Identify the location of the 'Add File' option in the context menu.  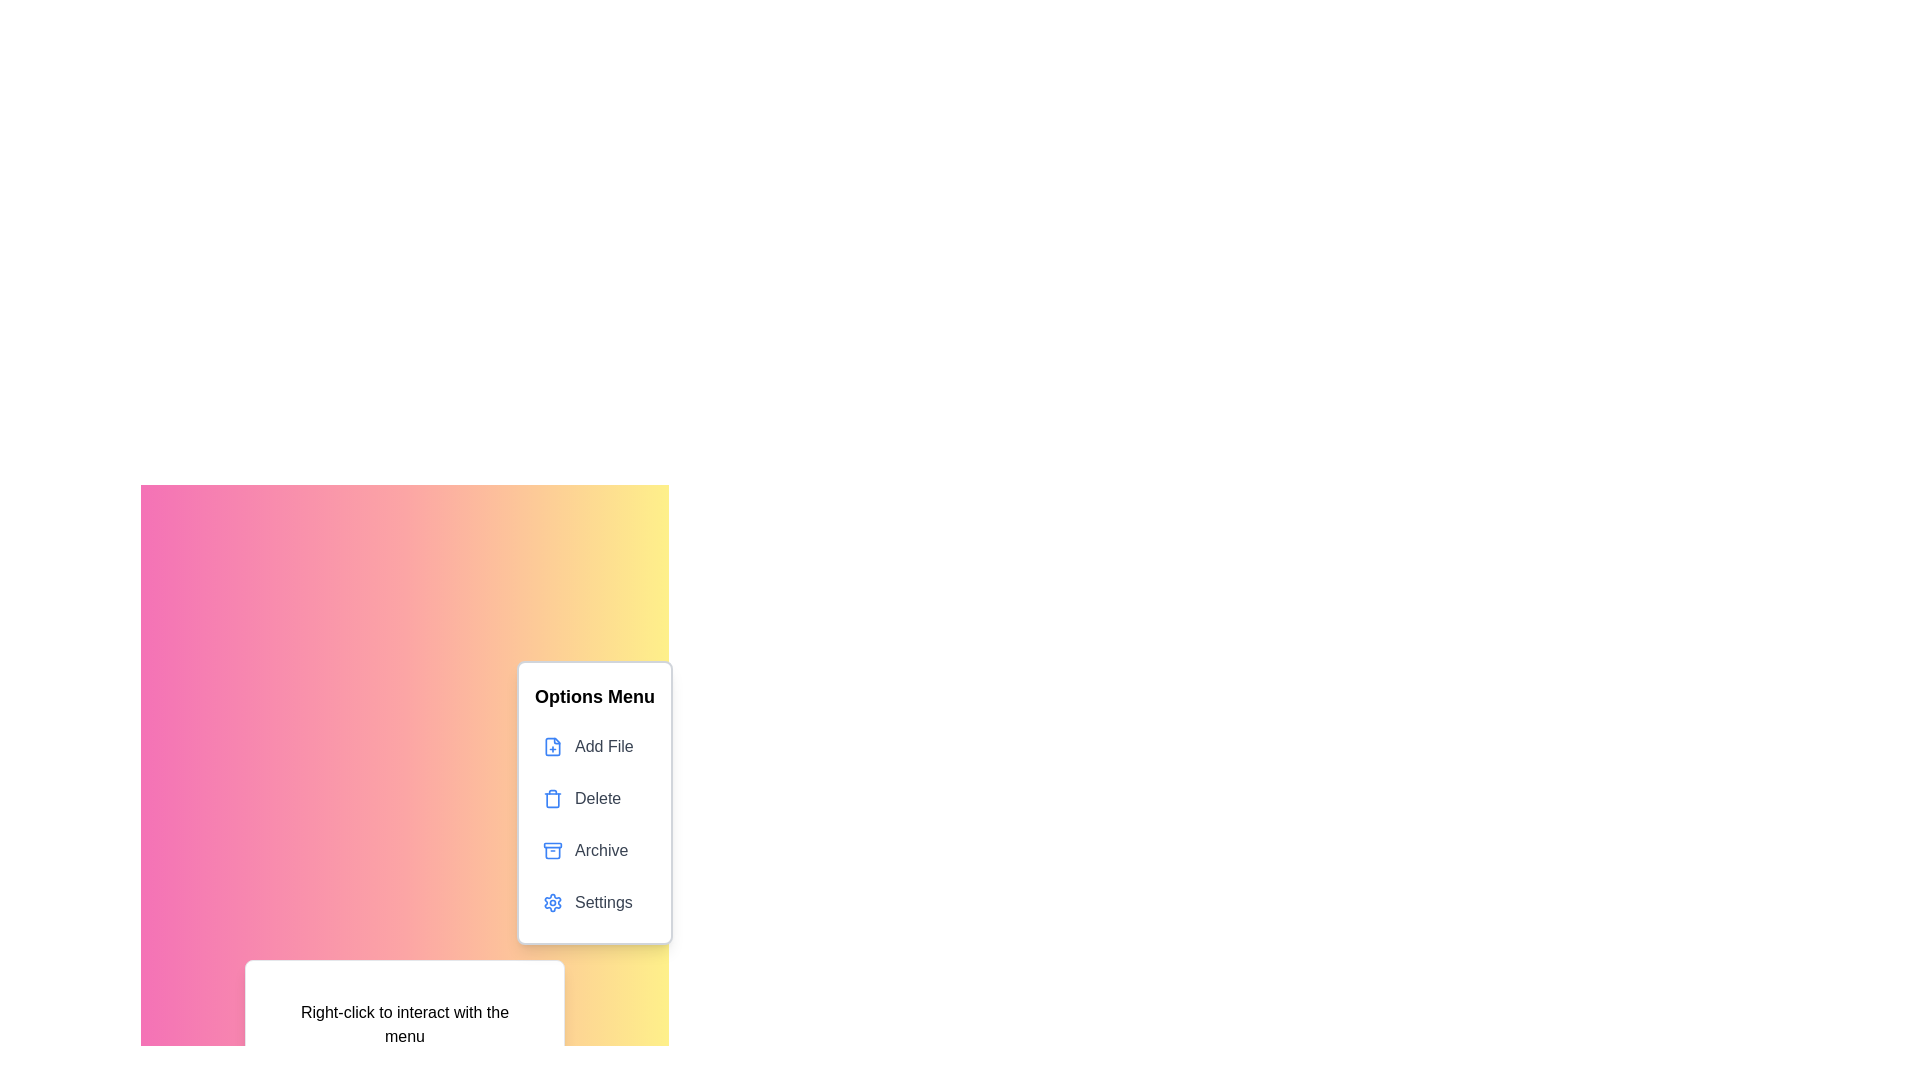
(594, 747).